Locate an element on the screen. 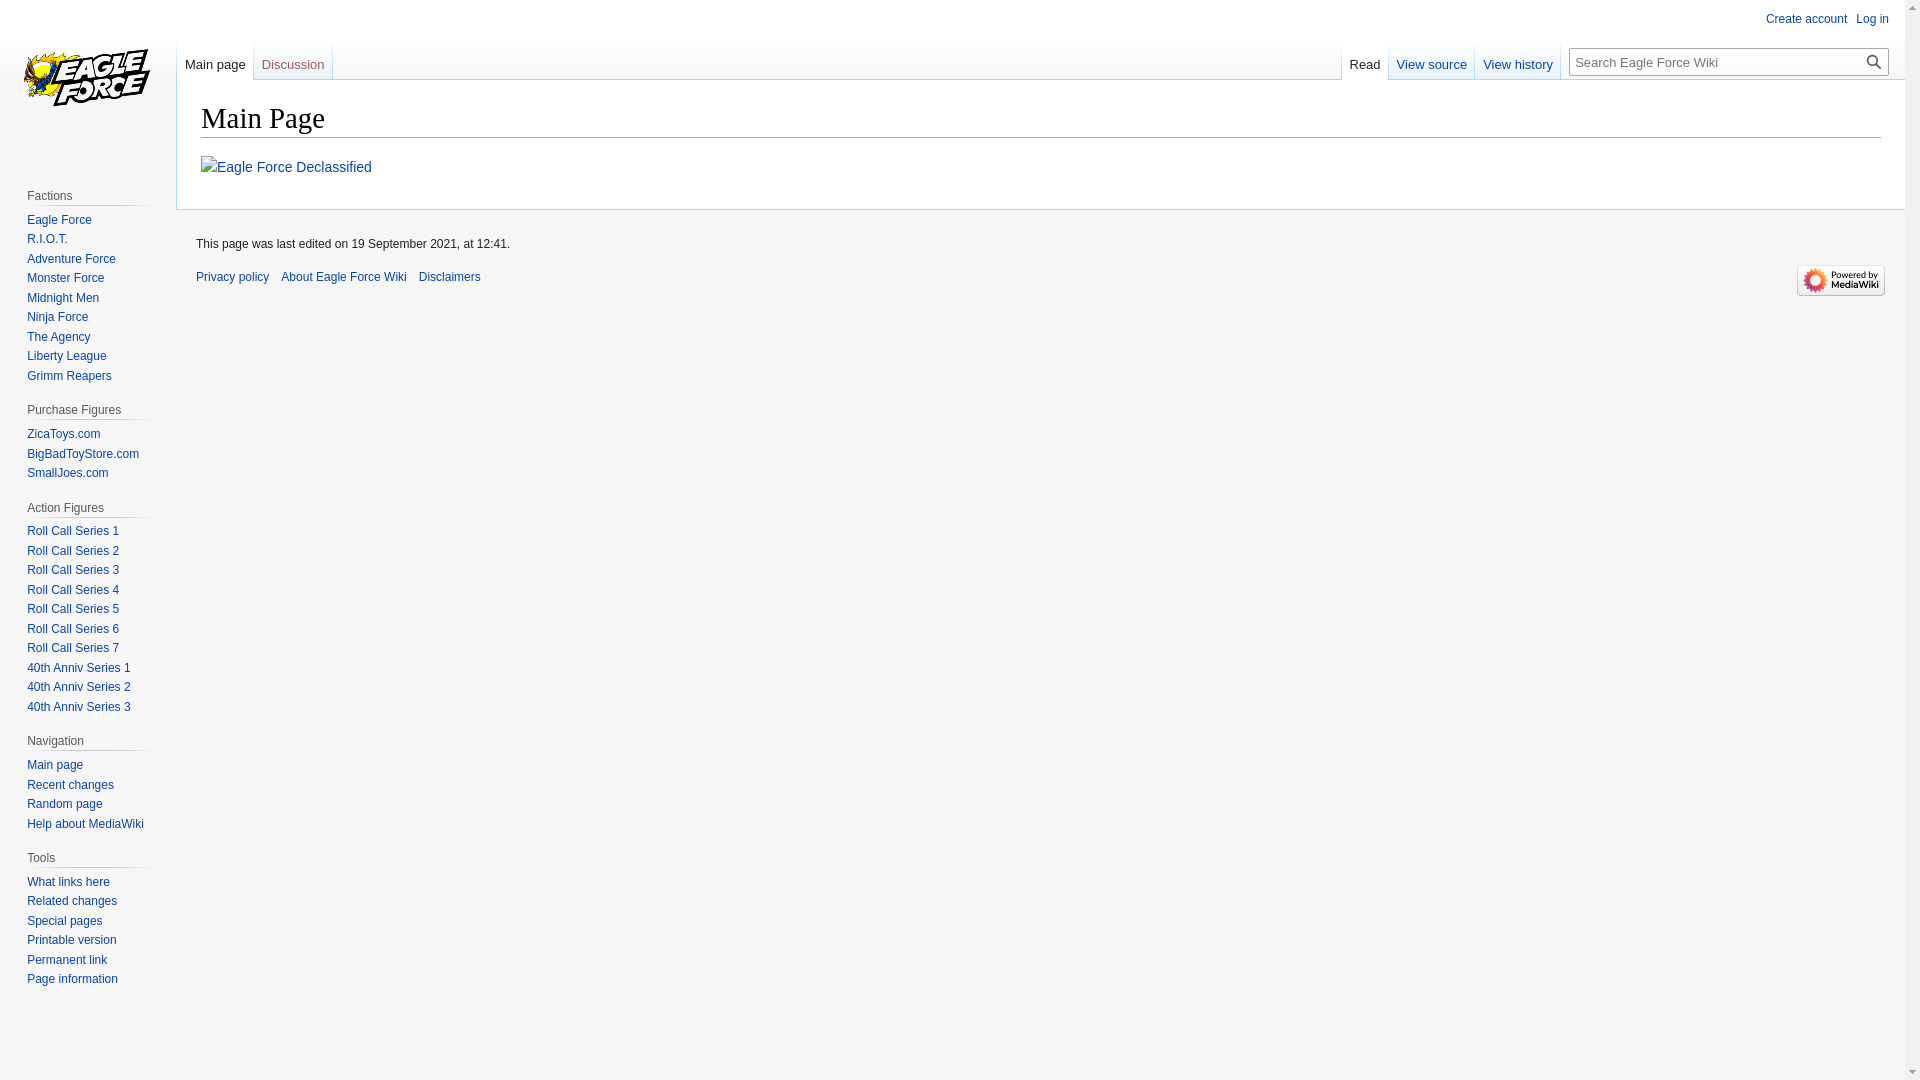  'Liberty League' is located at coordinates (66, 354).